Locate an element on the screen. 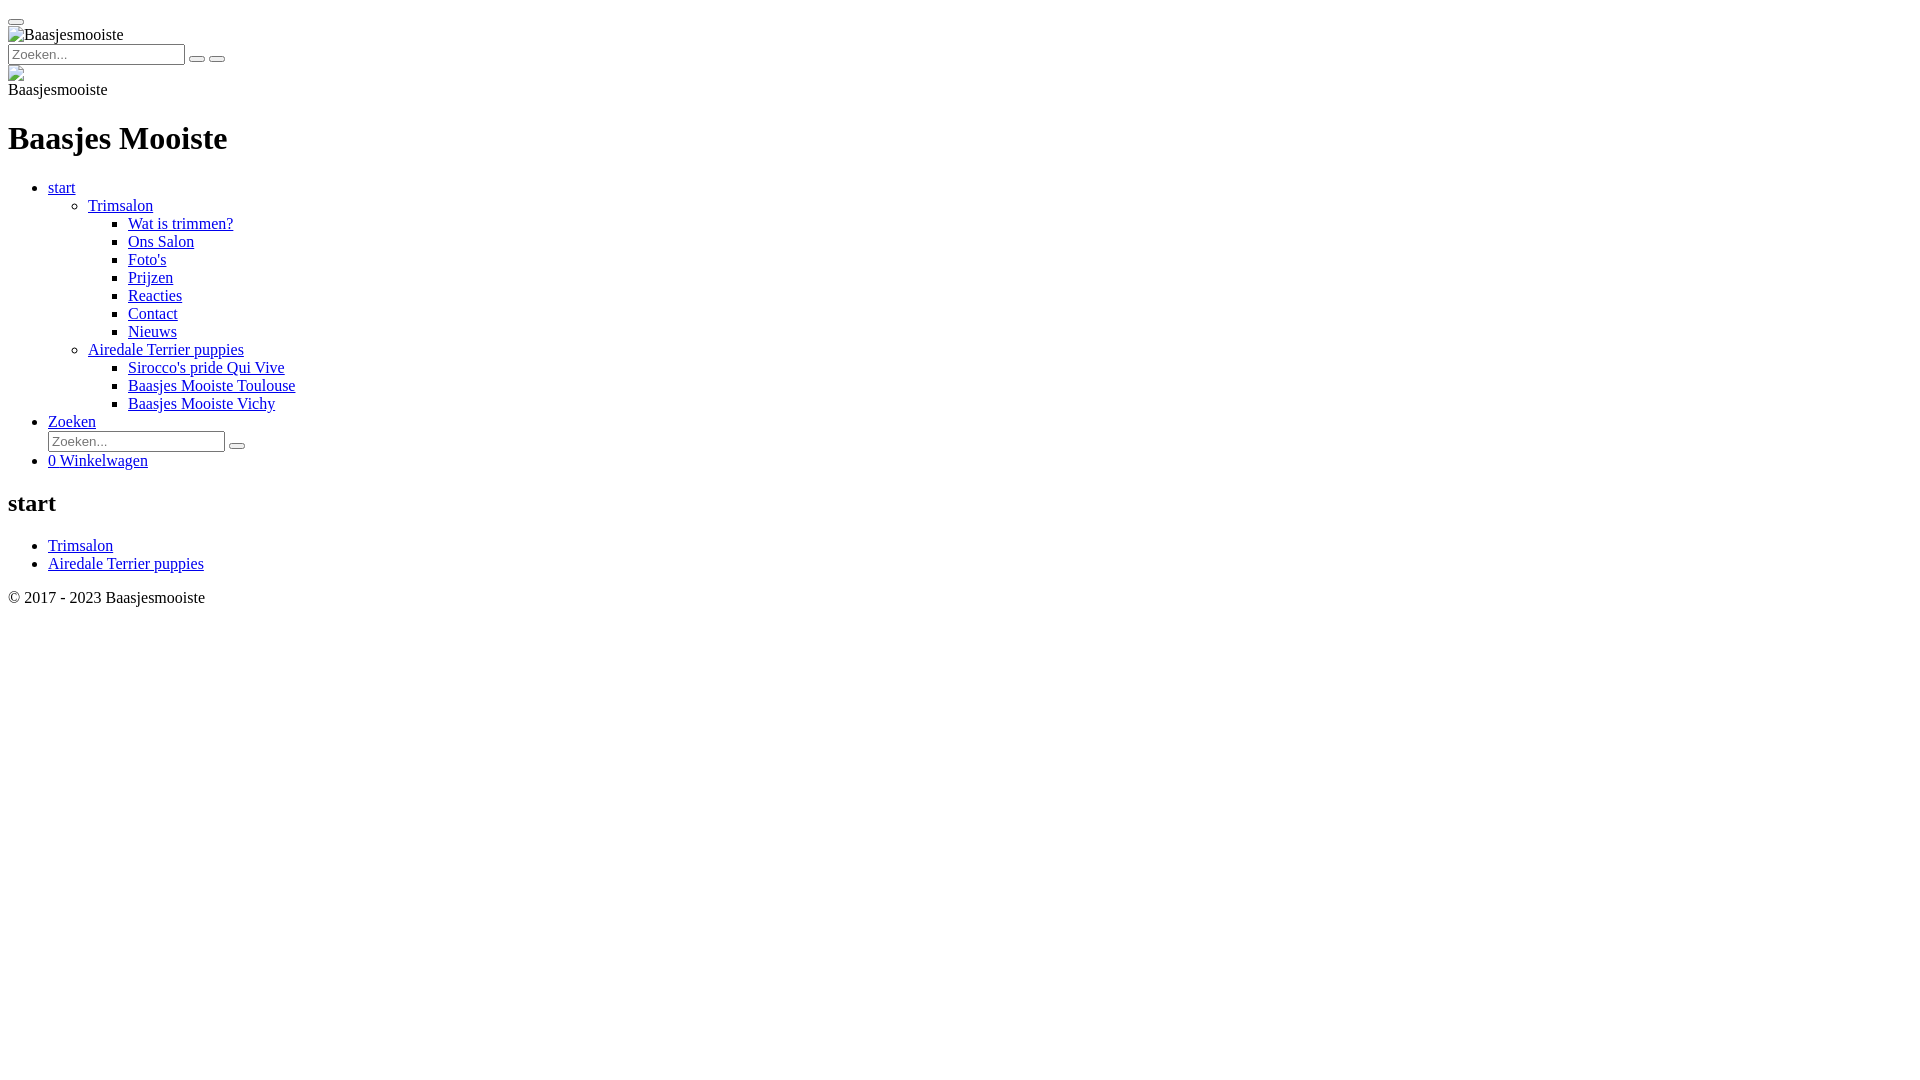 This screenshot has width=1920, height=1080. 'Trimsalon' is located at coordinates (80, 545).